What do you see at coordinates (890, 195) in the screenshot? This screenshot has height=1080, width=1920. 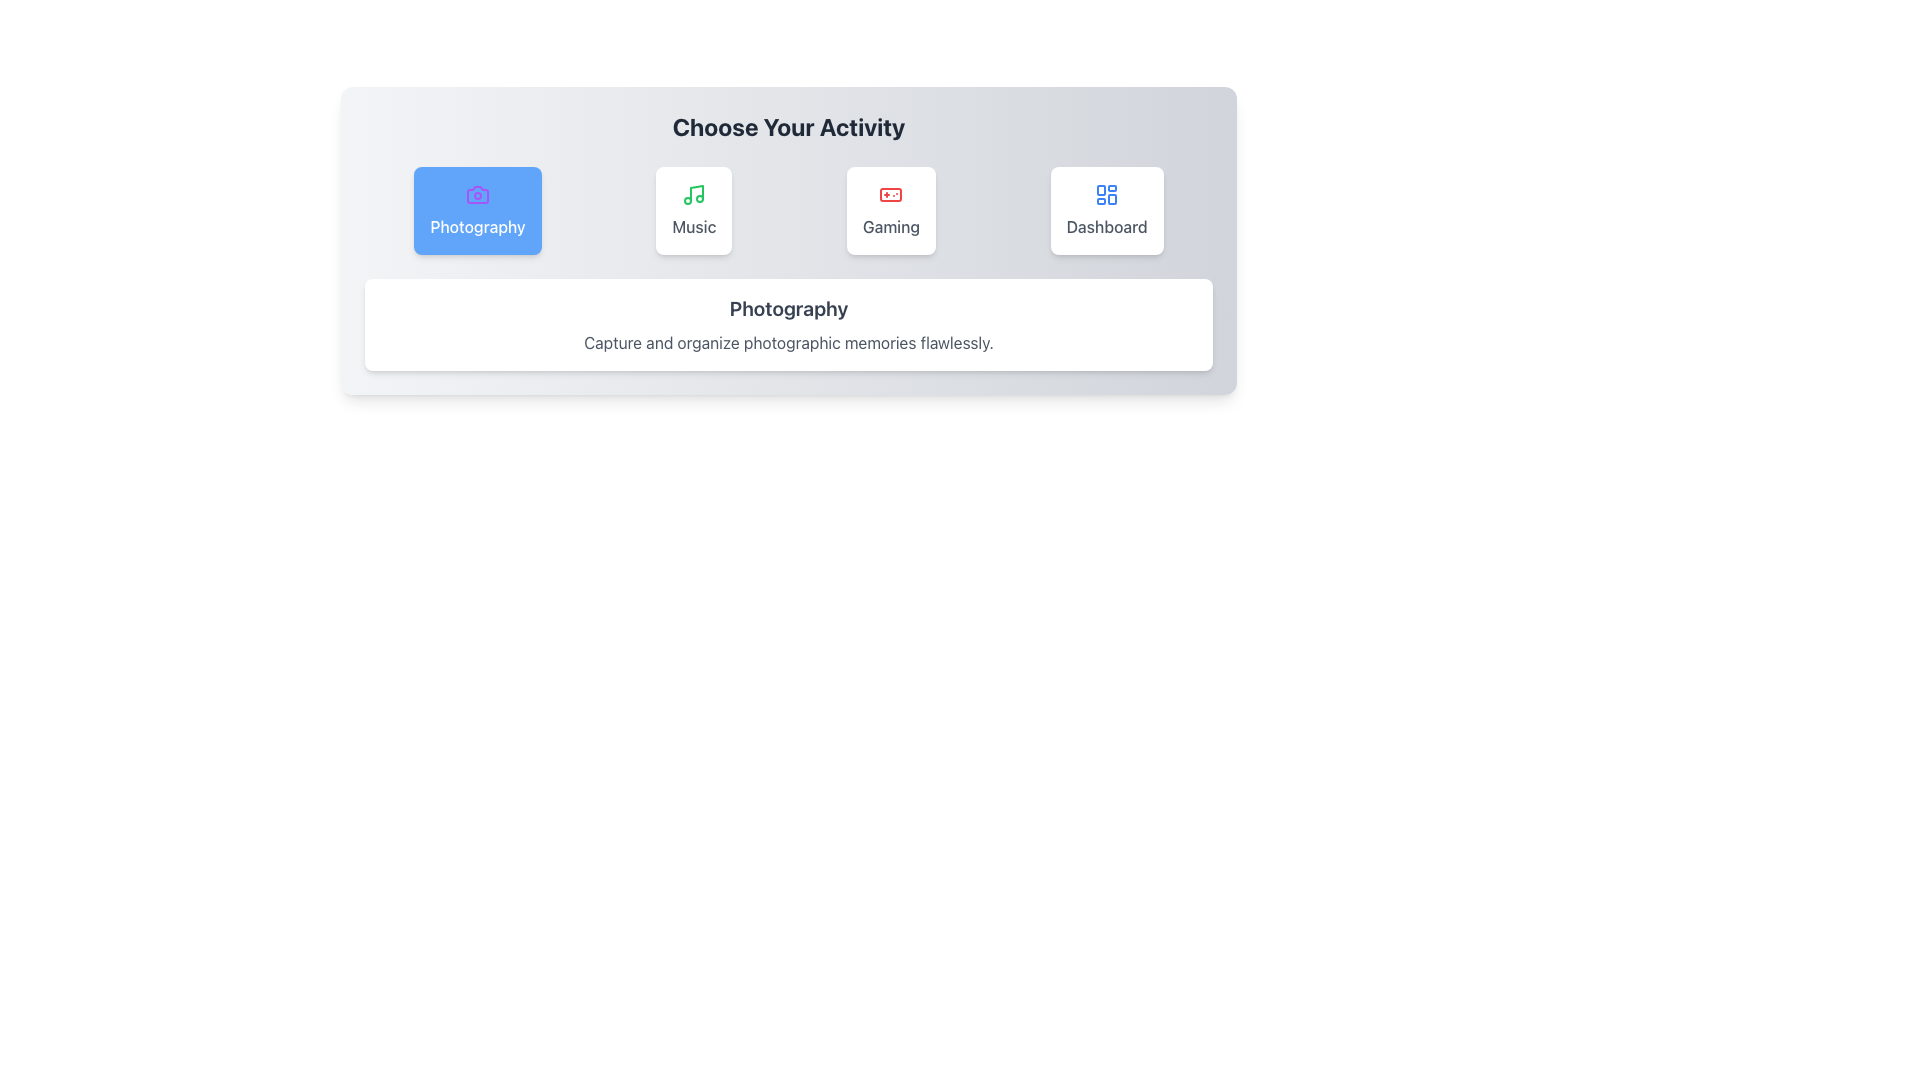 I see `the SVG Rectangle that serves as the primary background shape for the gamepad icon` at bounding box center [890, 195].